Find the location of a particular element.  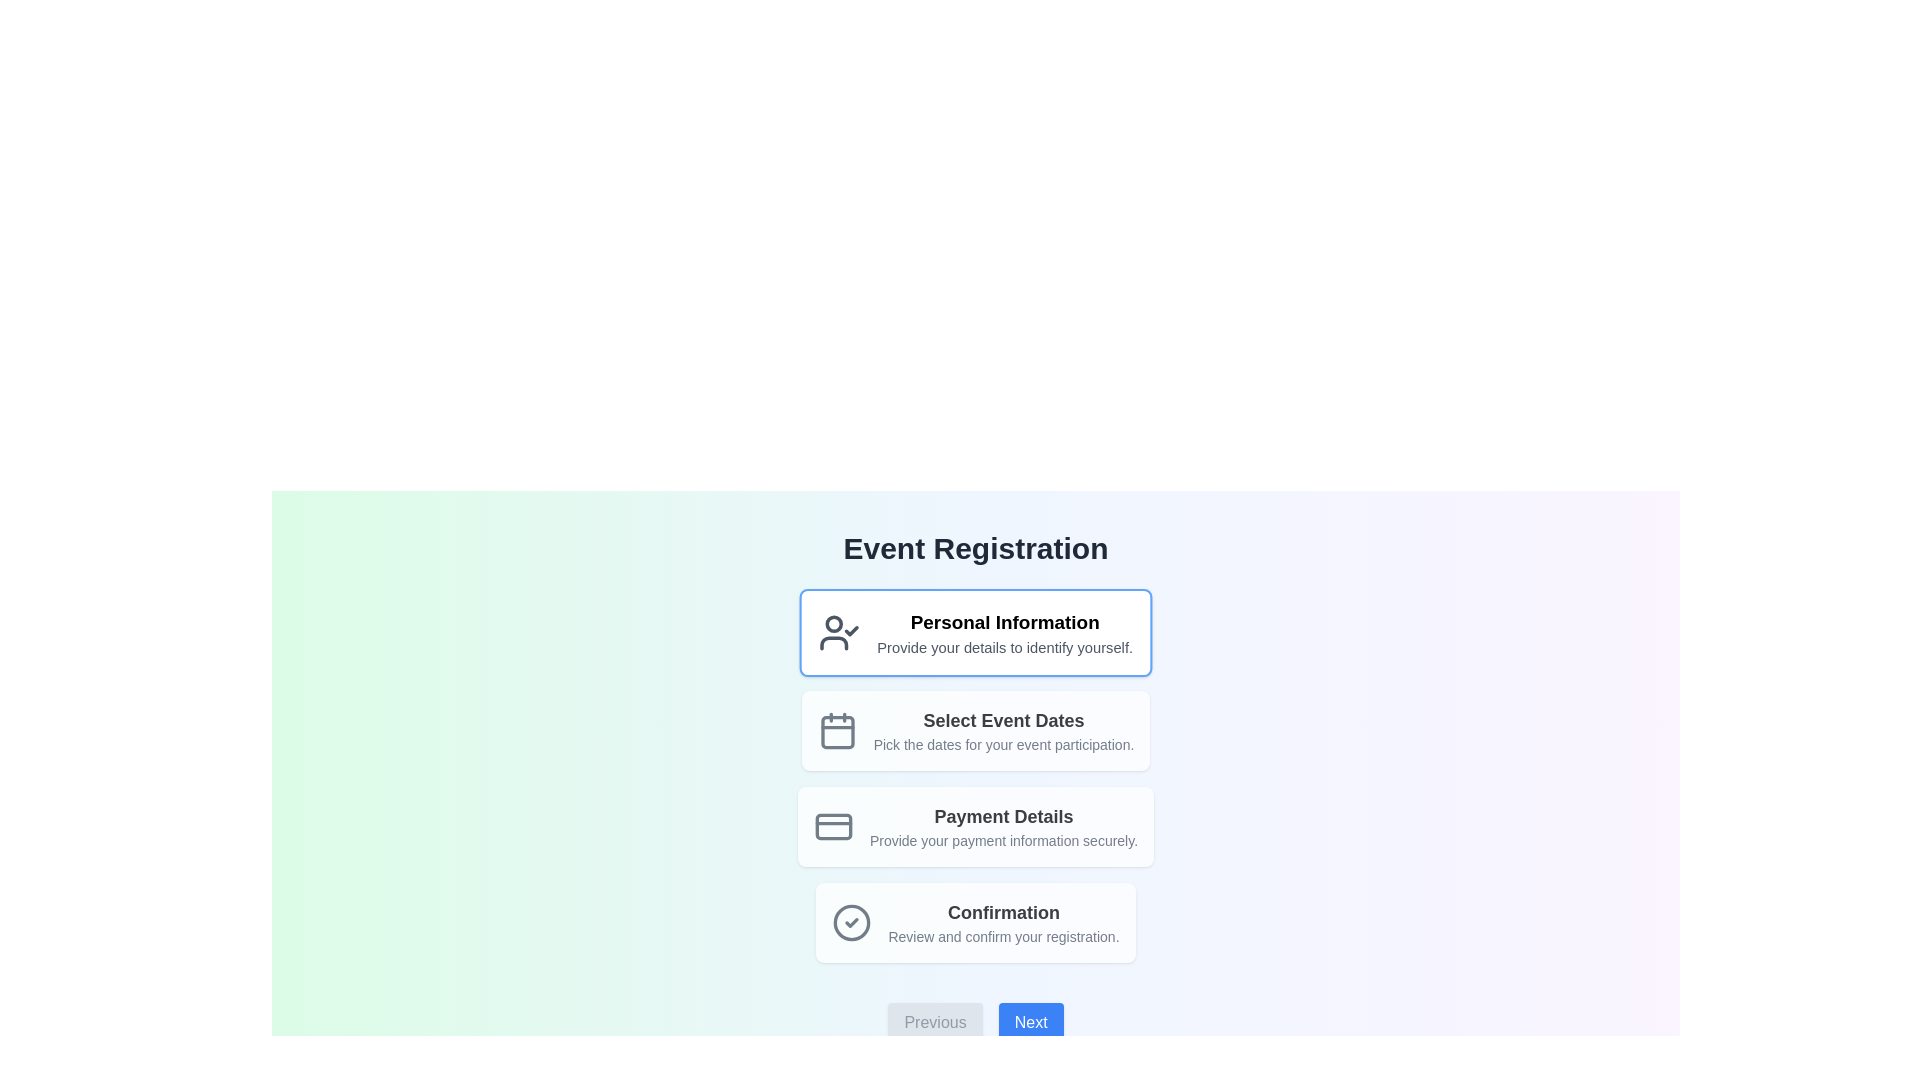

the user profile icon with a checkmark located at the top-left corner of the 'Personal Information' box in the event registration interface is located at coordinates (839, 632).